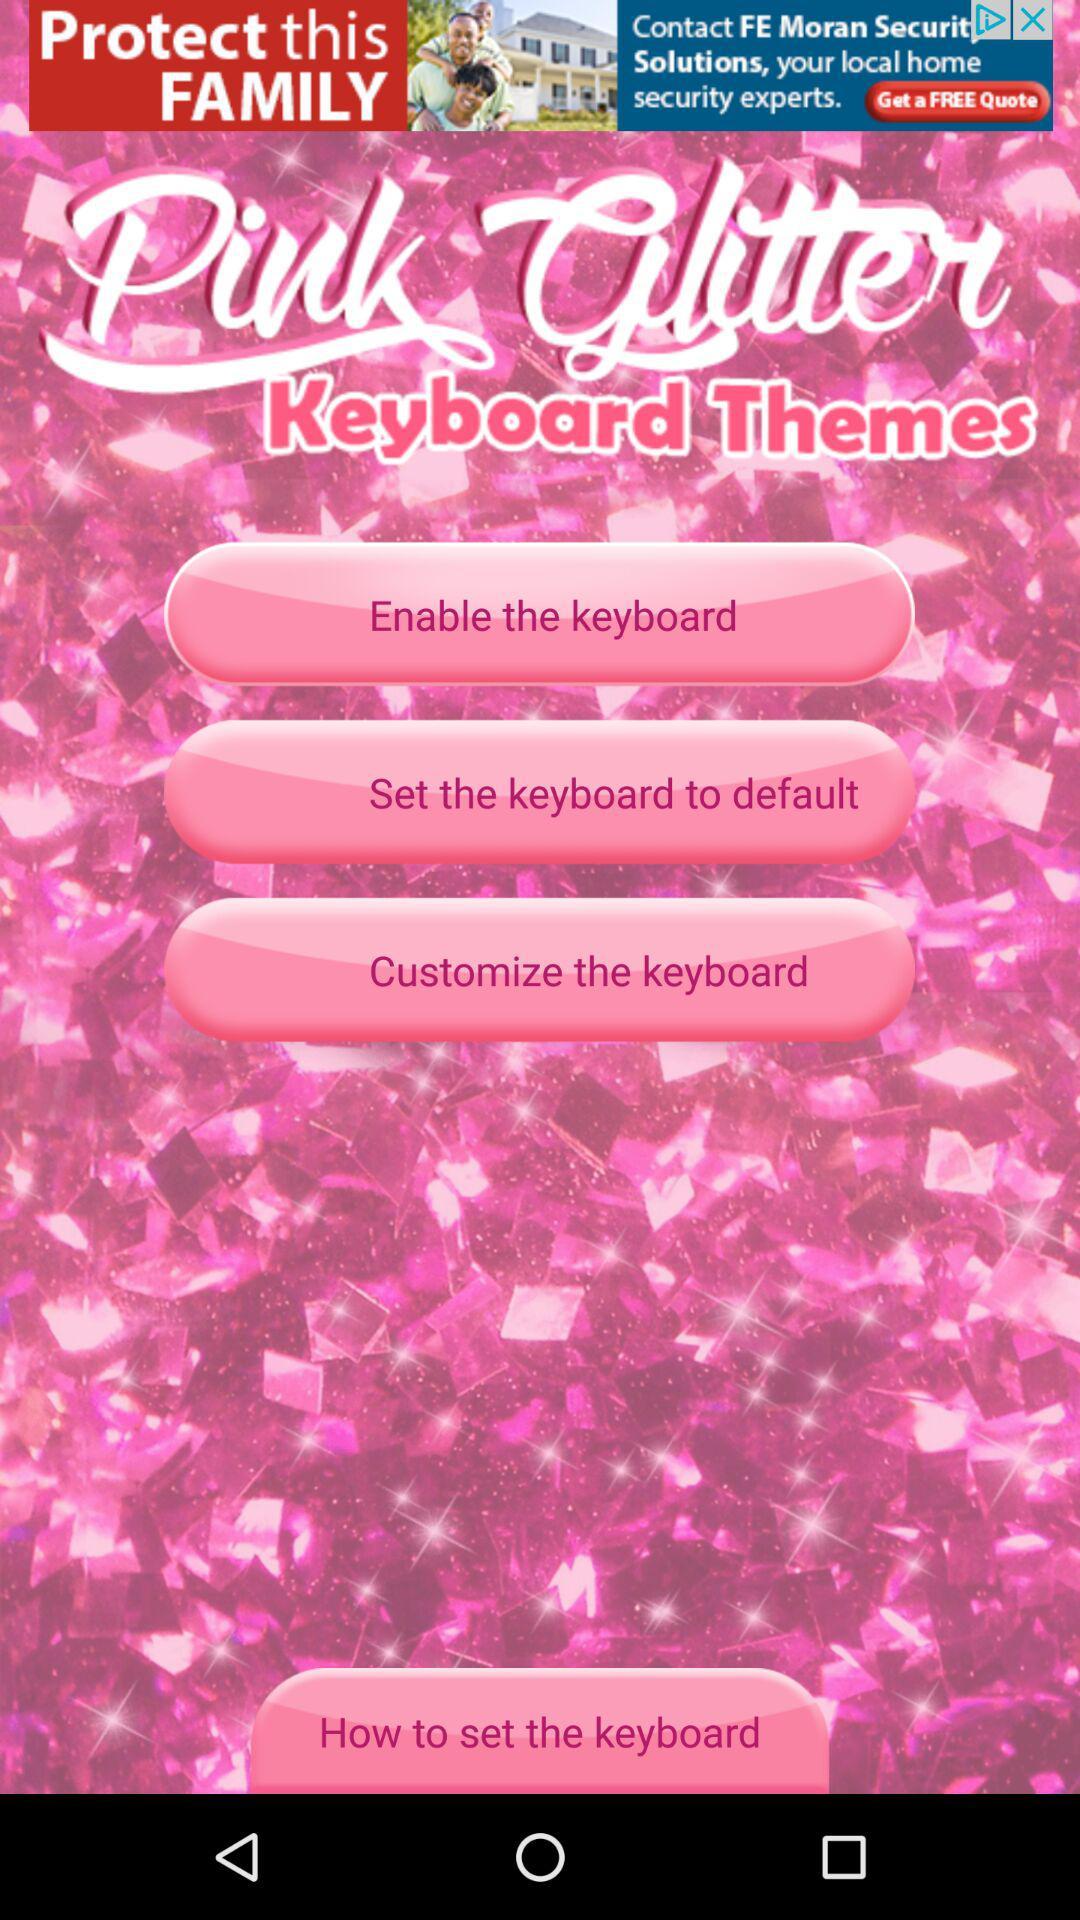 The height and width of the screenshot is (1920, 1080). Describe the element at coordinates (540, 65) in the screenshot. I see `view advertisements options` at that location.